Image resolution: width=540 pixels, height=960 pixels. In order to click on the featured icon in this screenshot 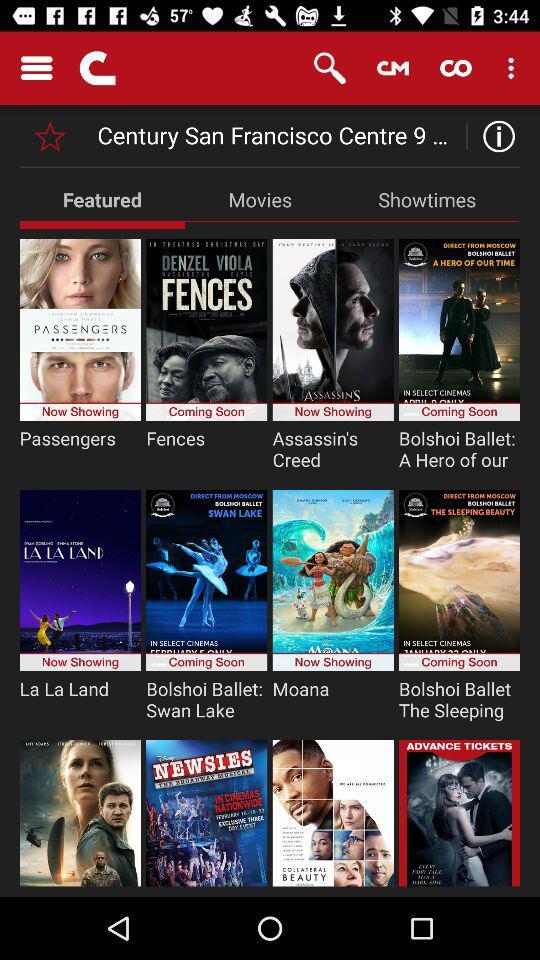, I will do `click(102, 199)`.